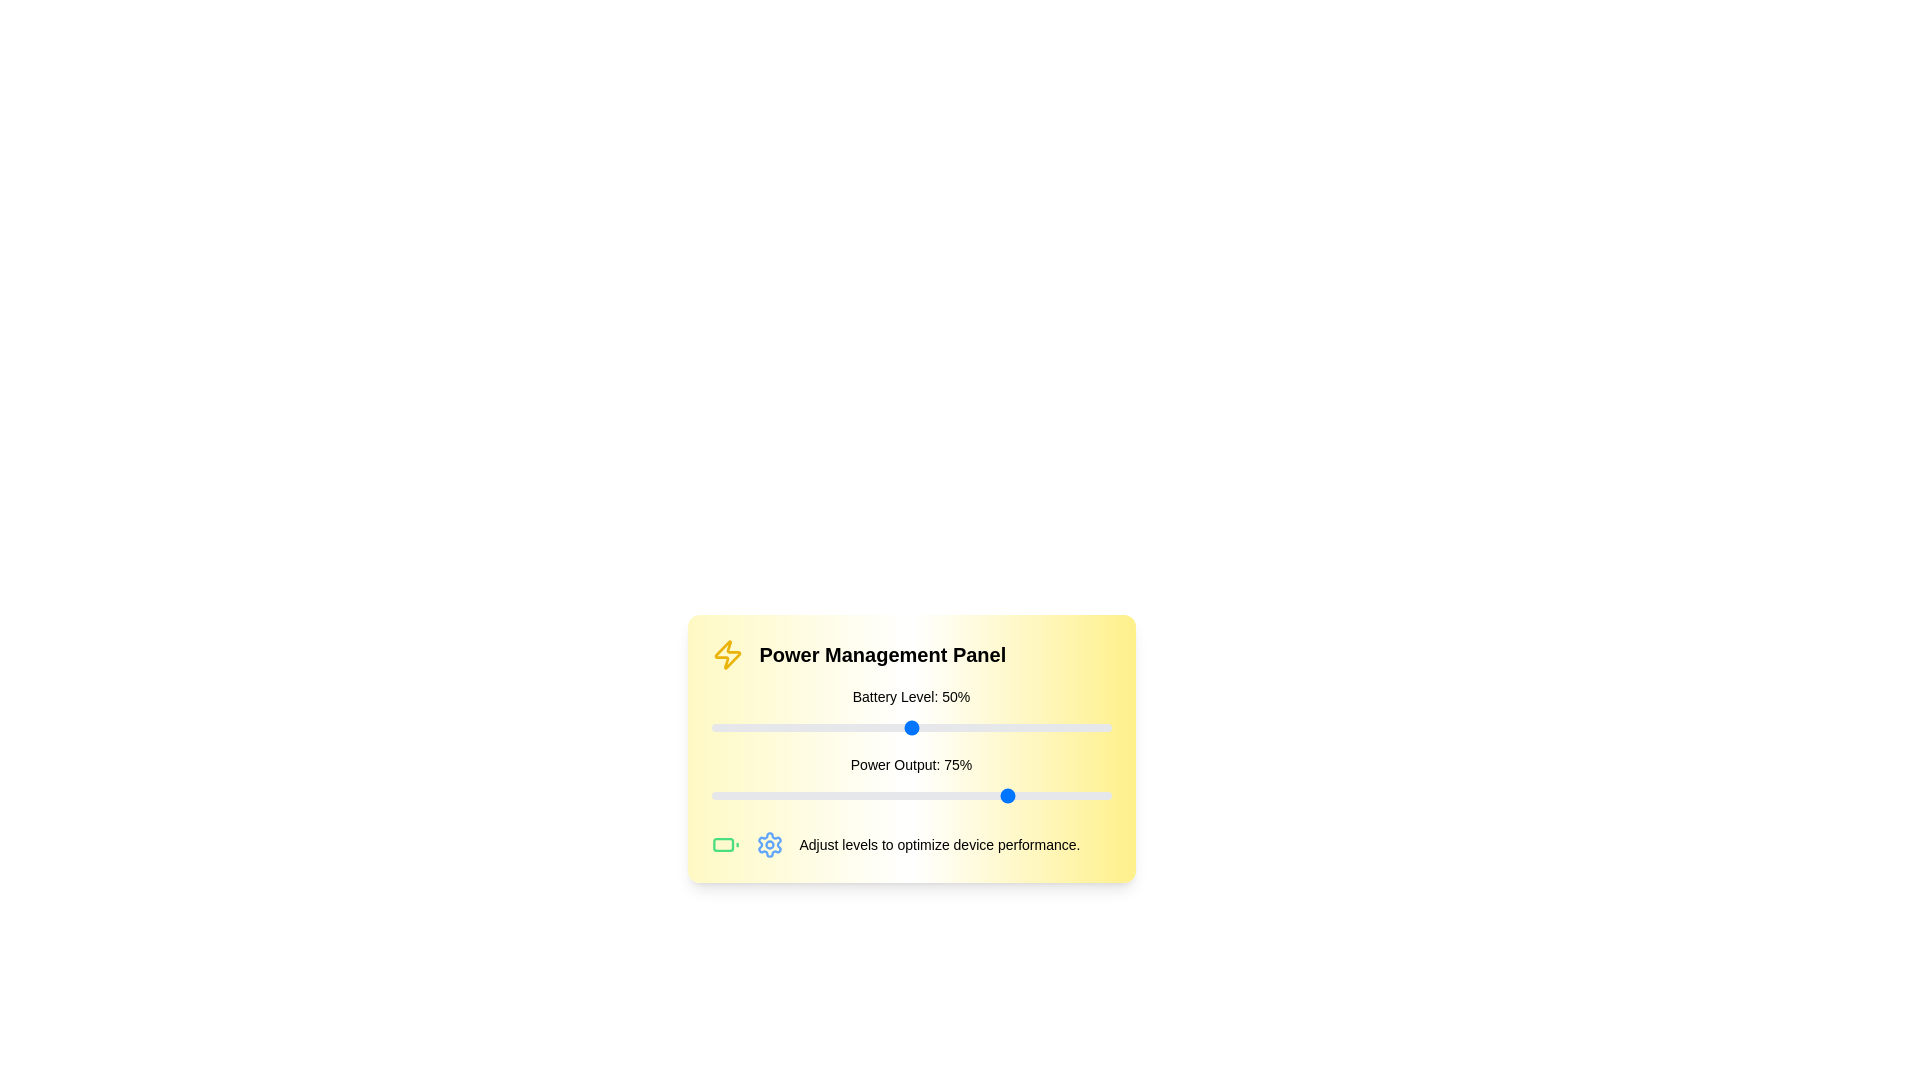 The width and height of the screenshot is (1920, 1080). What do you see at coordinates (979, 794) in the screenshot?
I see `the 'Power Output' slider to 67%` at bounding box center [979, 794].